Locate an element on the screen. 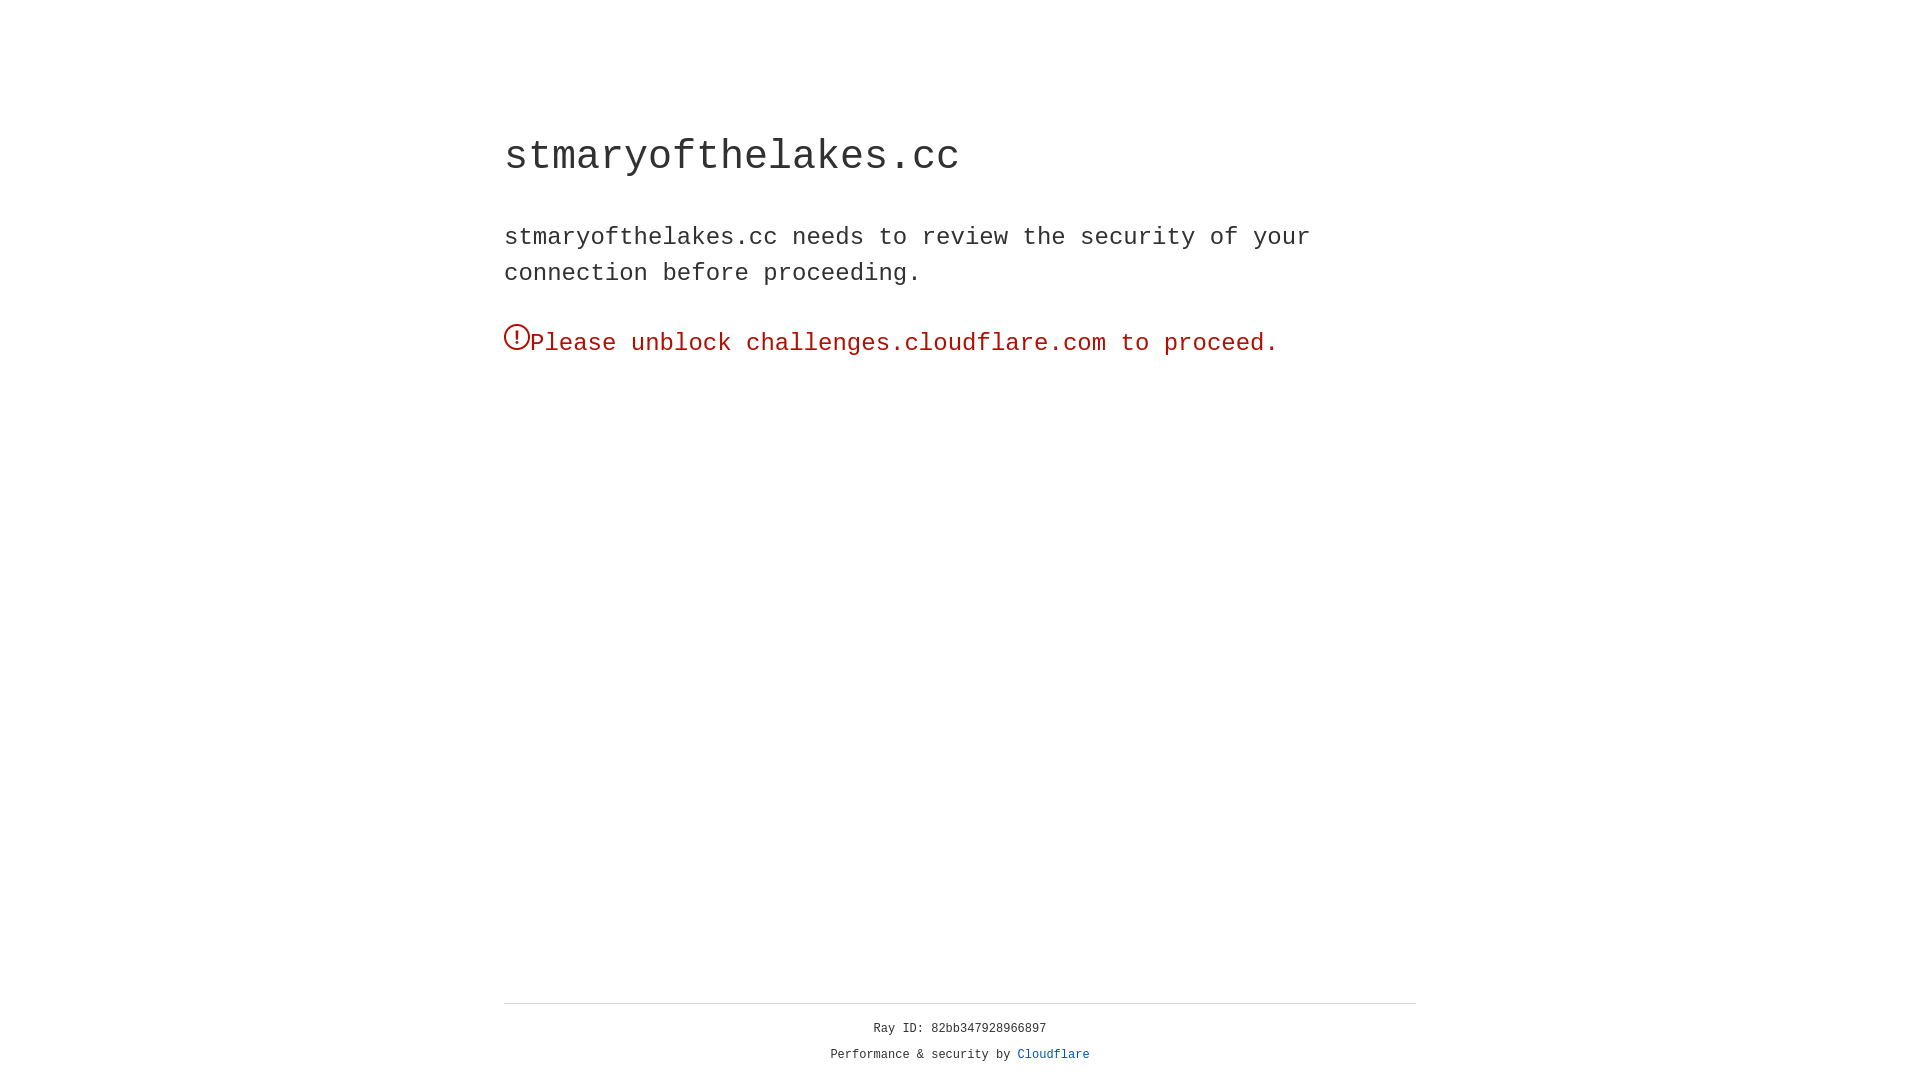 Image resolution: width=1920 pixels, height=1080 pixels. 'Cloudflare' is located at coordinates (1053, 1054).